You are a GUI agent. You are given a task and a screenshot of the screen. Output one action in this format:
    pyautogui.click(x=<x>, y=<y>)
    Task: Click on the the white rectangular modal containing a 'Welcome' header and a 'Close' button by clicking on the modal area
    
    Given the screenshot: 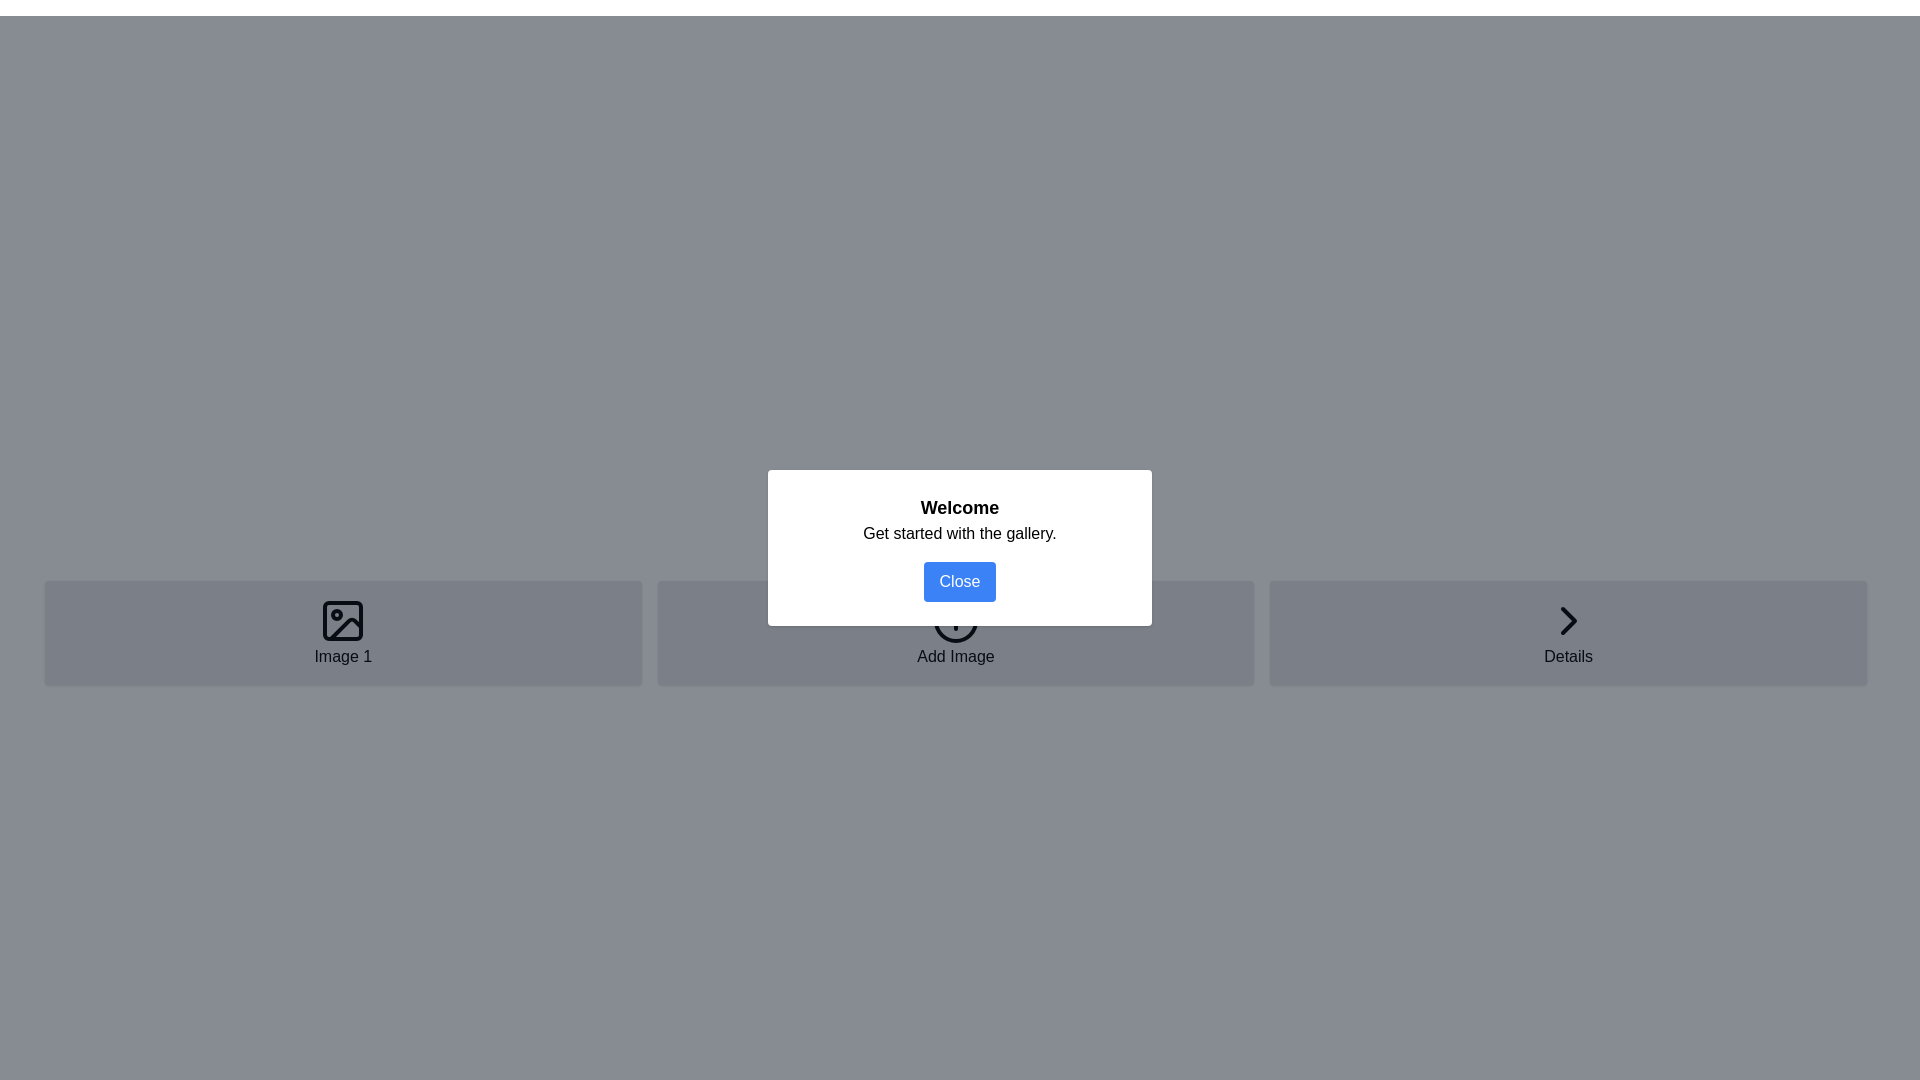 What is the action you would take?
    pyautogui.click(x=960, y=547)
    